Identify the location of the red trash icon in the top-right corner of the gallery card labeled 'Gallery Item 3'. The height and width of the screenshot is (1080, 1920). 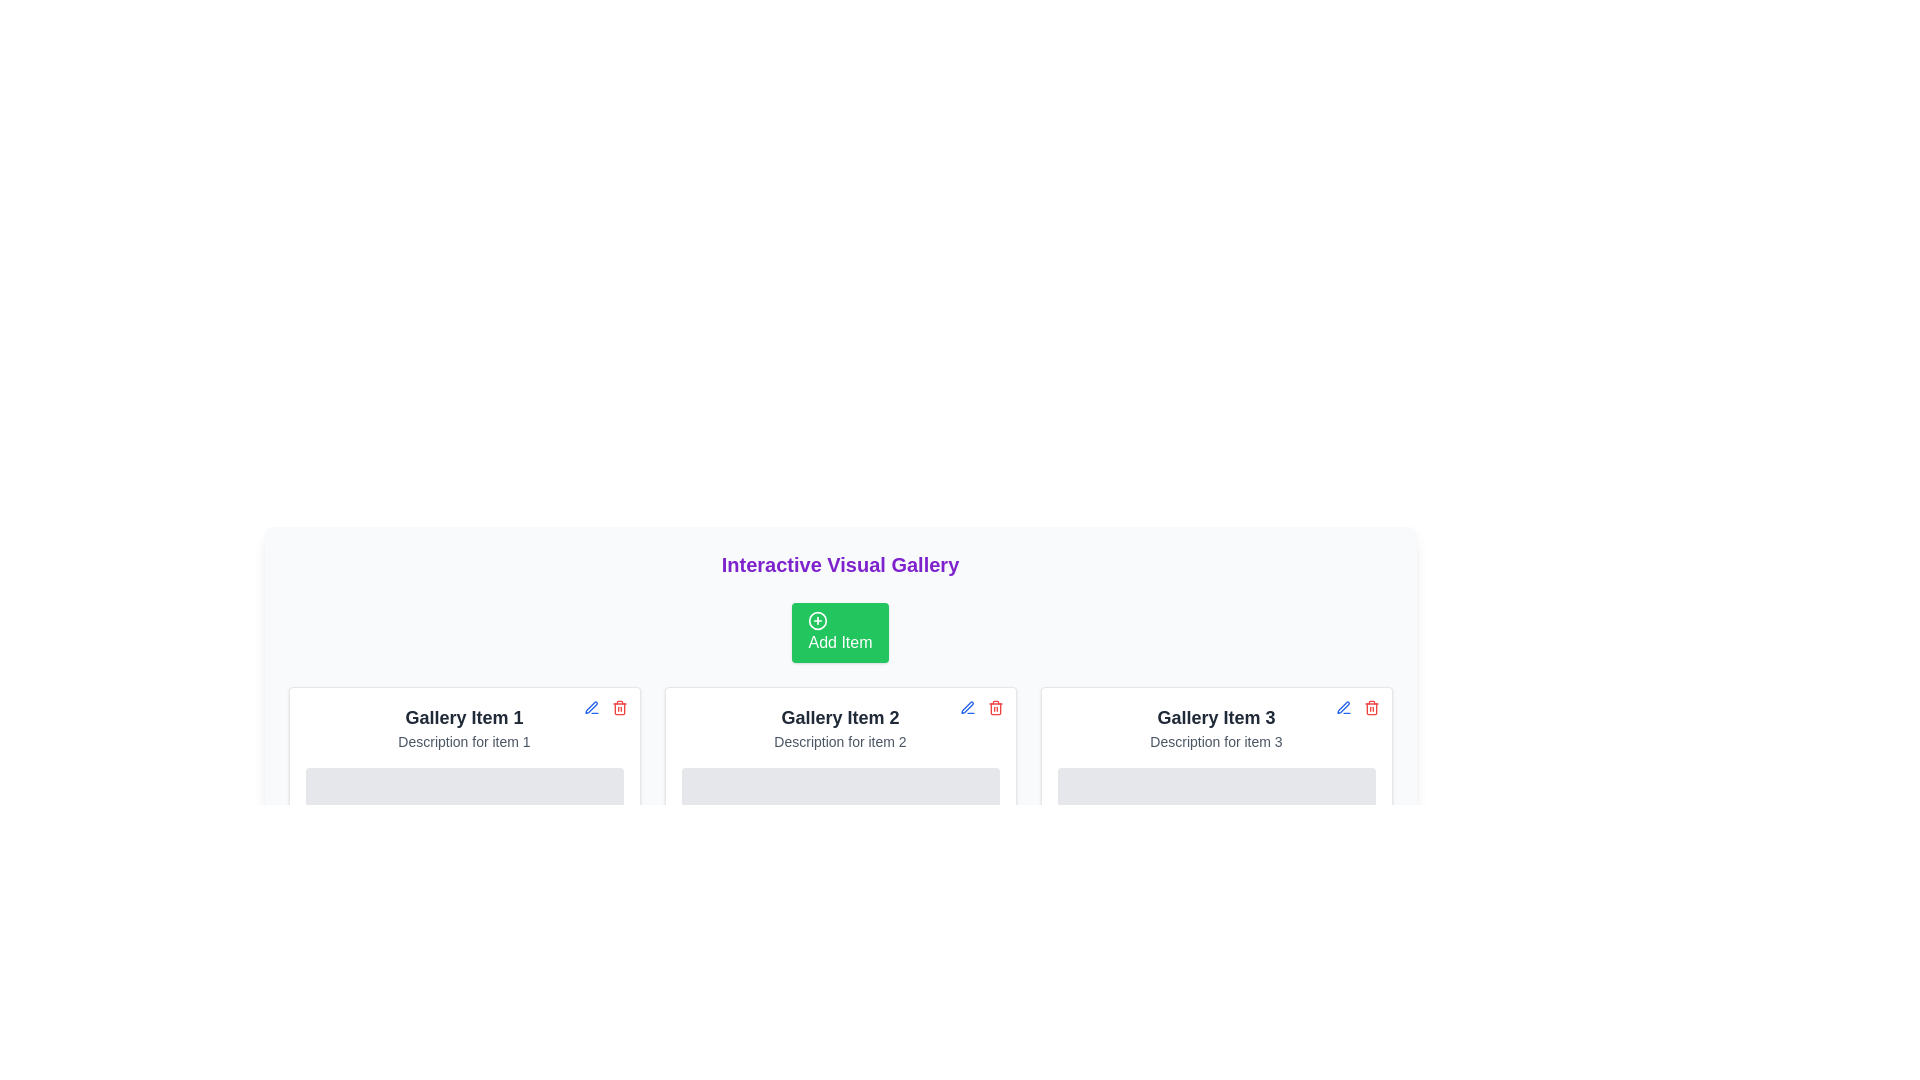
(1357, 707).